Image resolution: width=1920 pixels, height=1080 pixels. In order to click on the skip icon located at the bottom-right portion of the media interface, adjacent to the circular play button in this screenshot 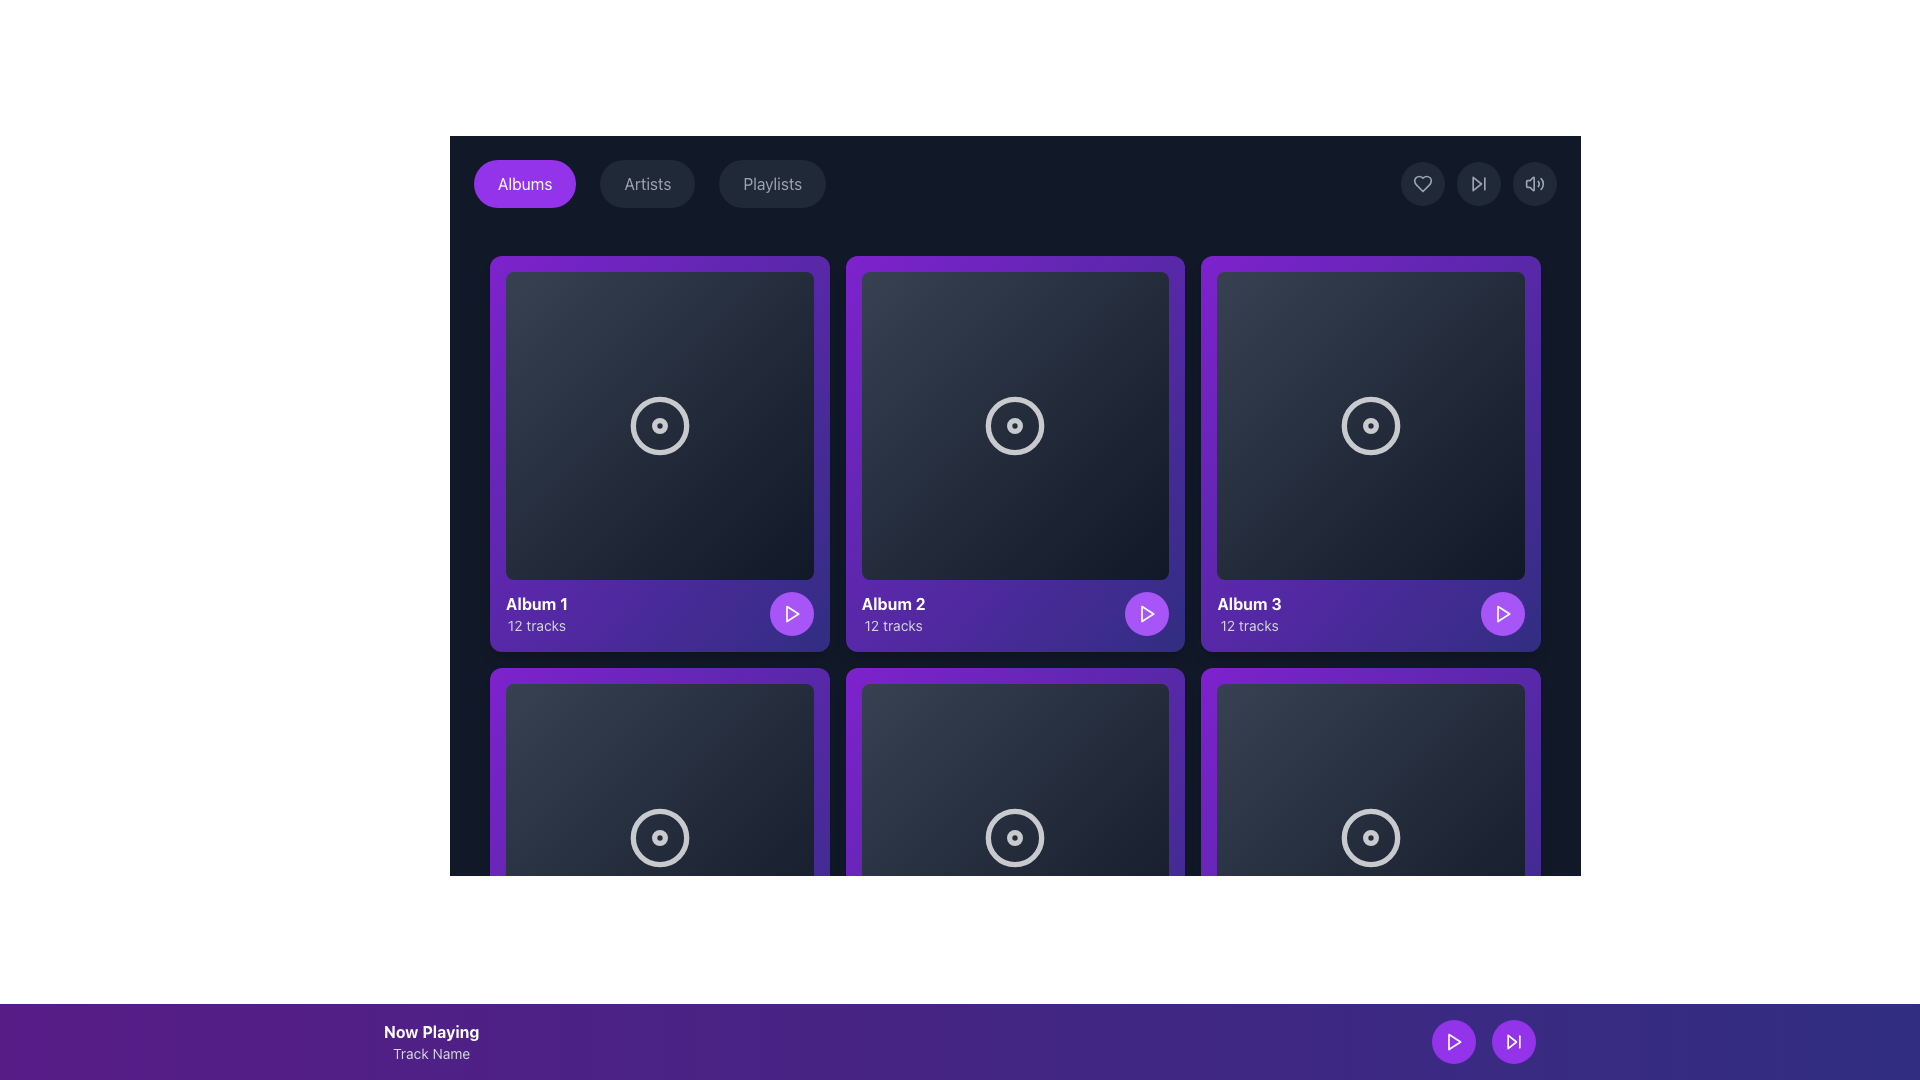, I will do `click(1512, 1040)`.